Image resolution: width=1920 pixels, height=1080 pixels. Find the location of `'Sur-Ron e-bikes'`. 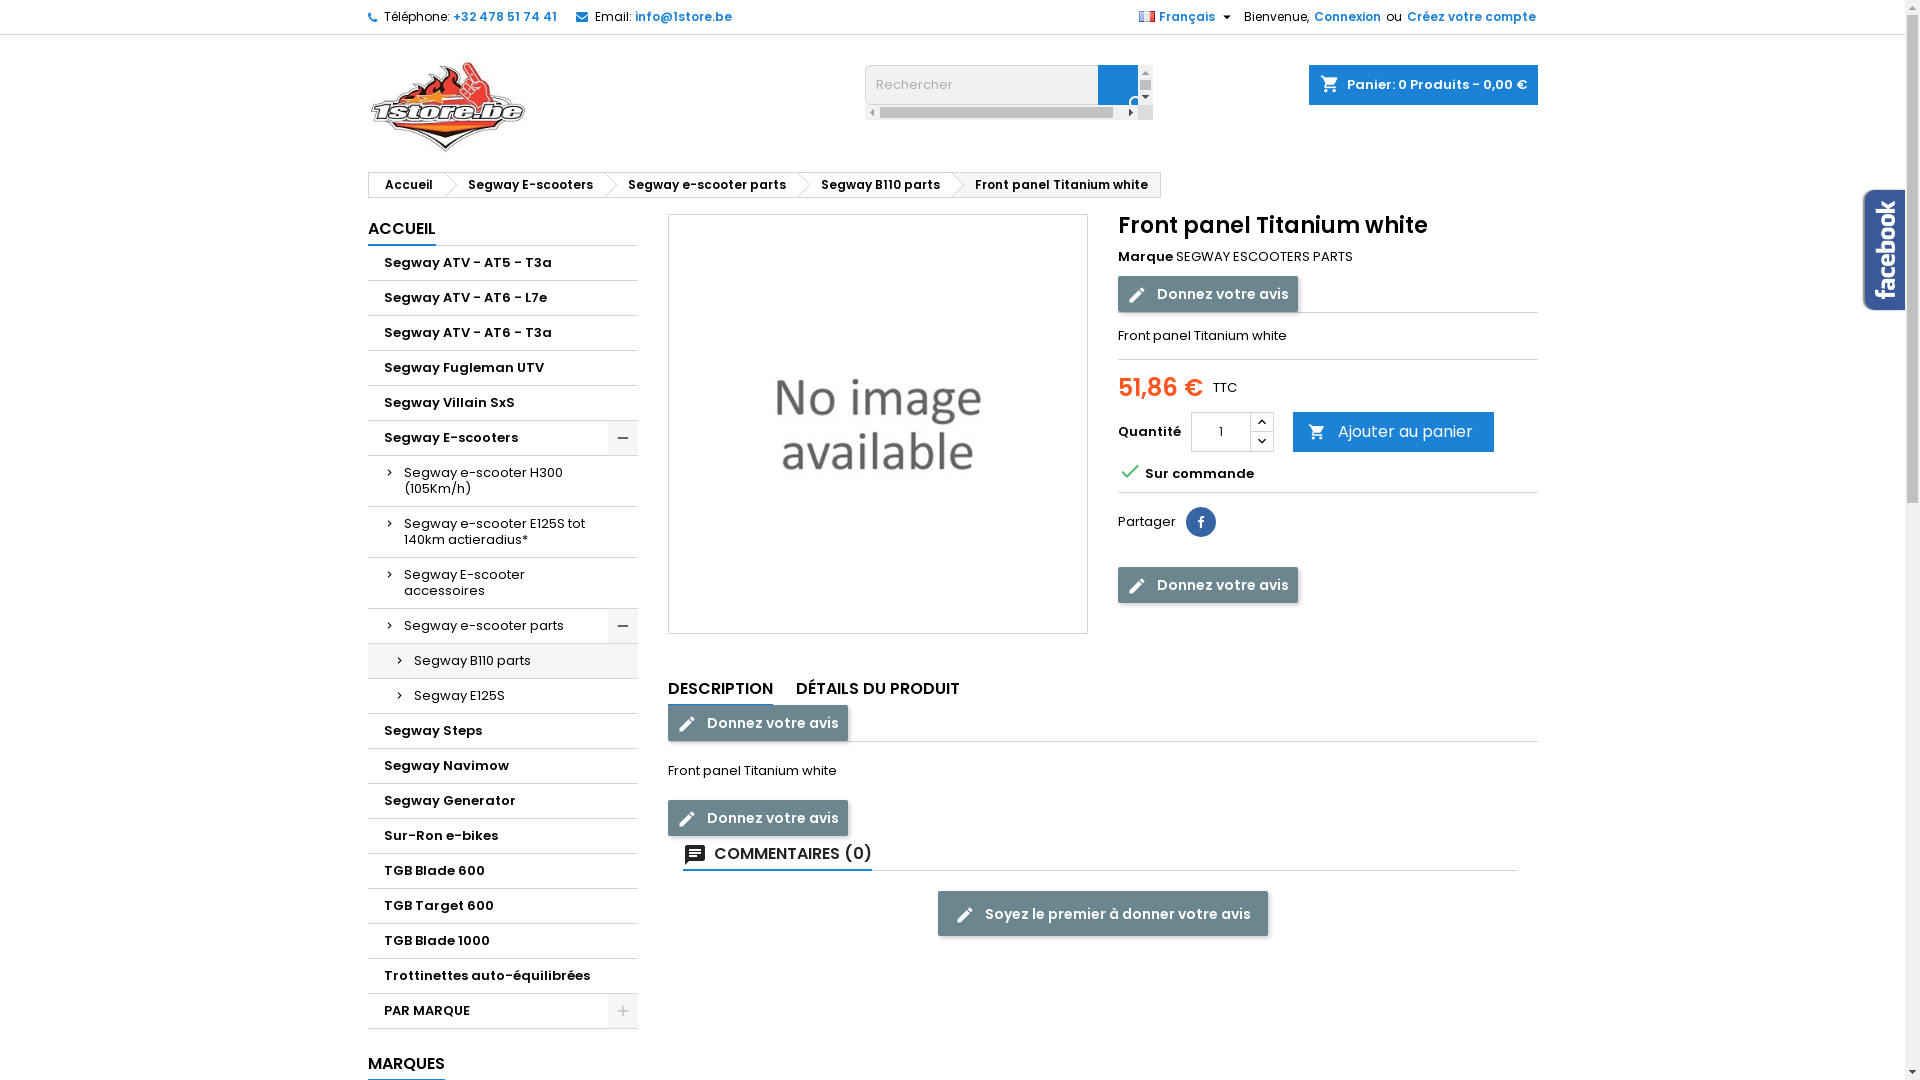

'Sur-Ron e-bikes' is located at coordinates (503, 836).